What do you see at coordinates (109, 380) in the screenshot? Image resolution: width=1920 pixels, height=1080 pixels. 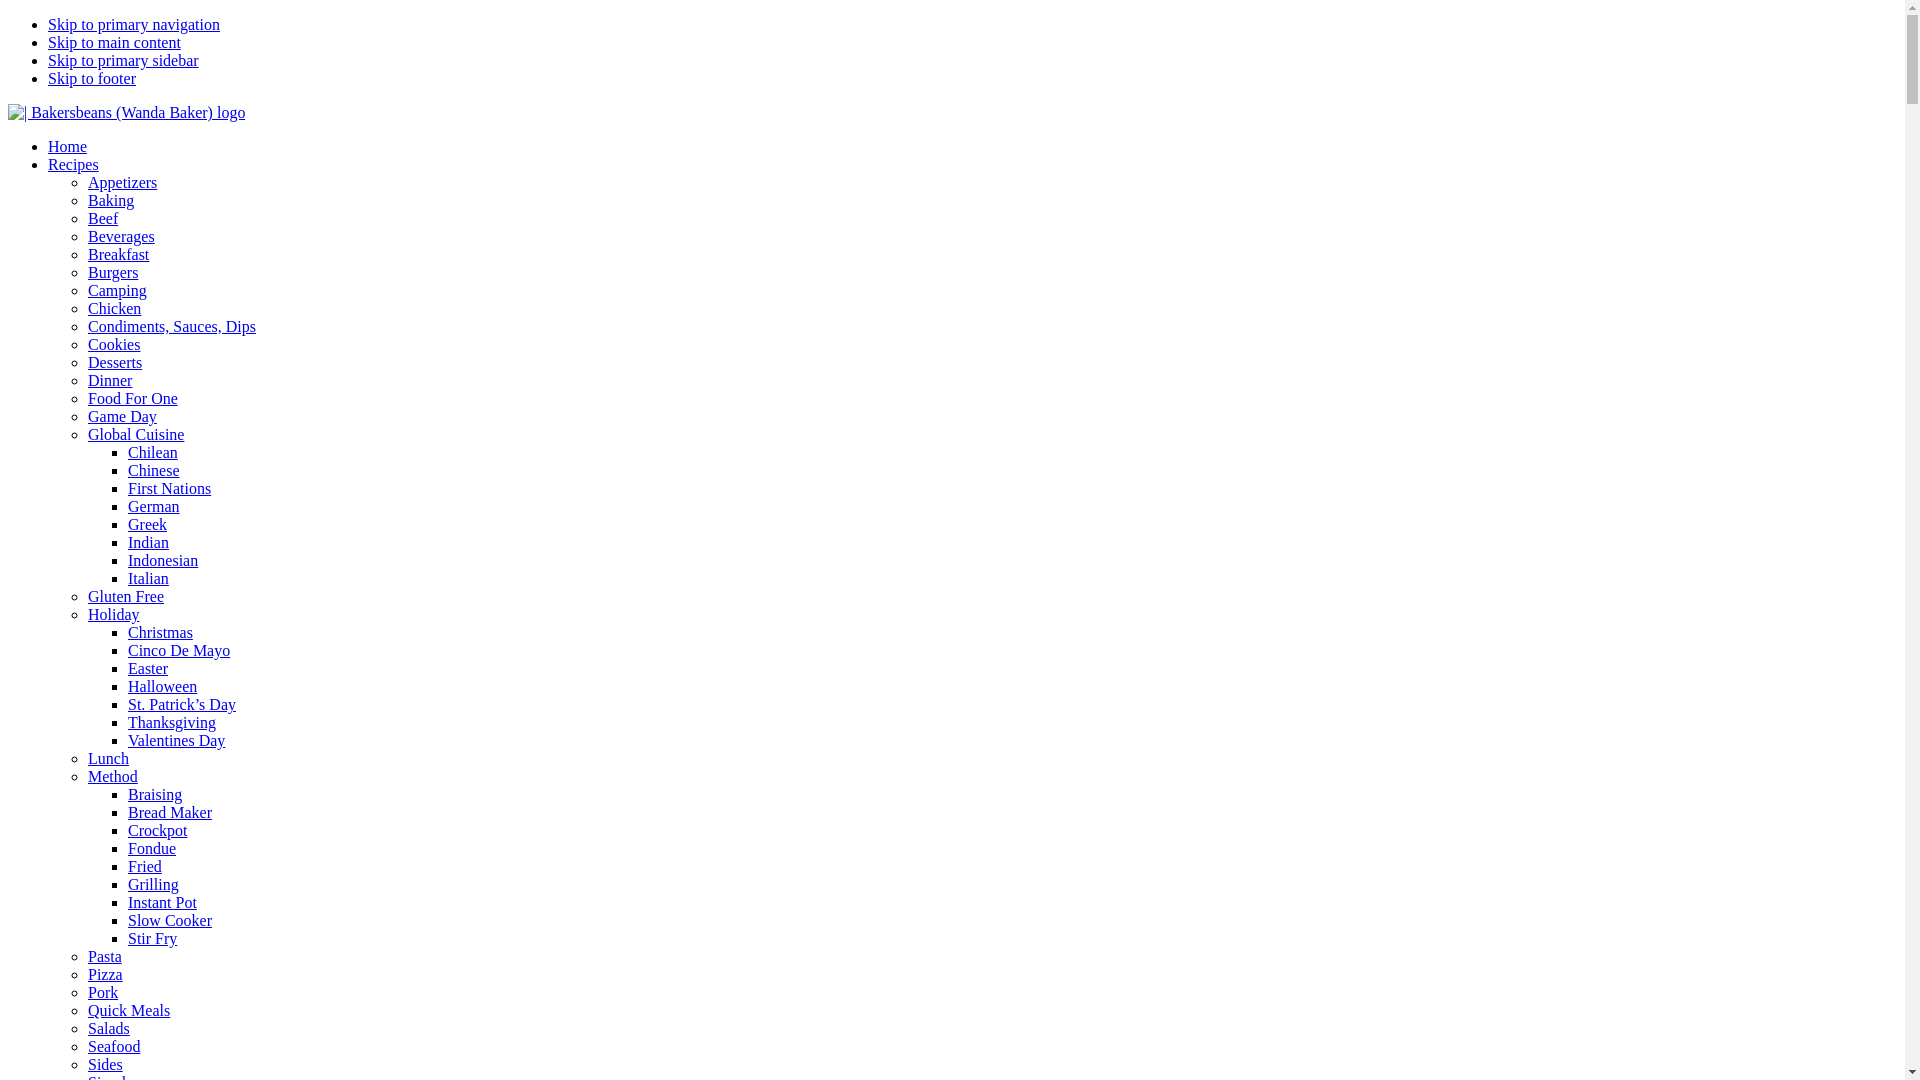 I see `'Dinner'` at bounding box center [109, 380].